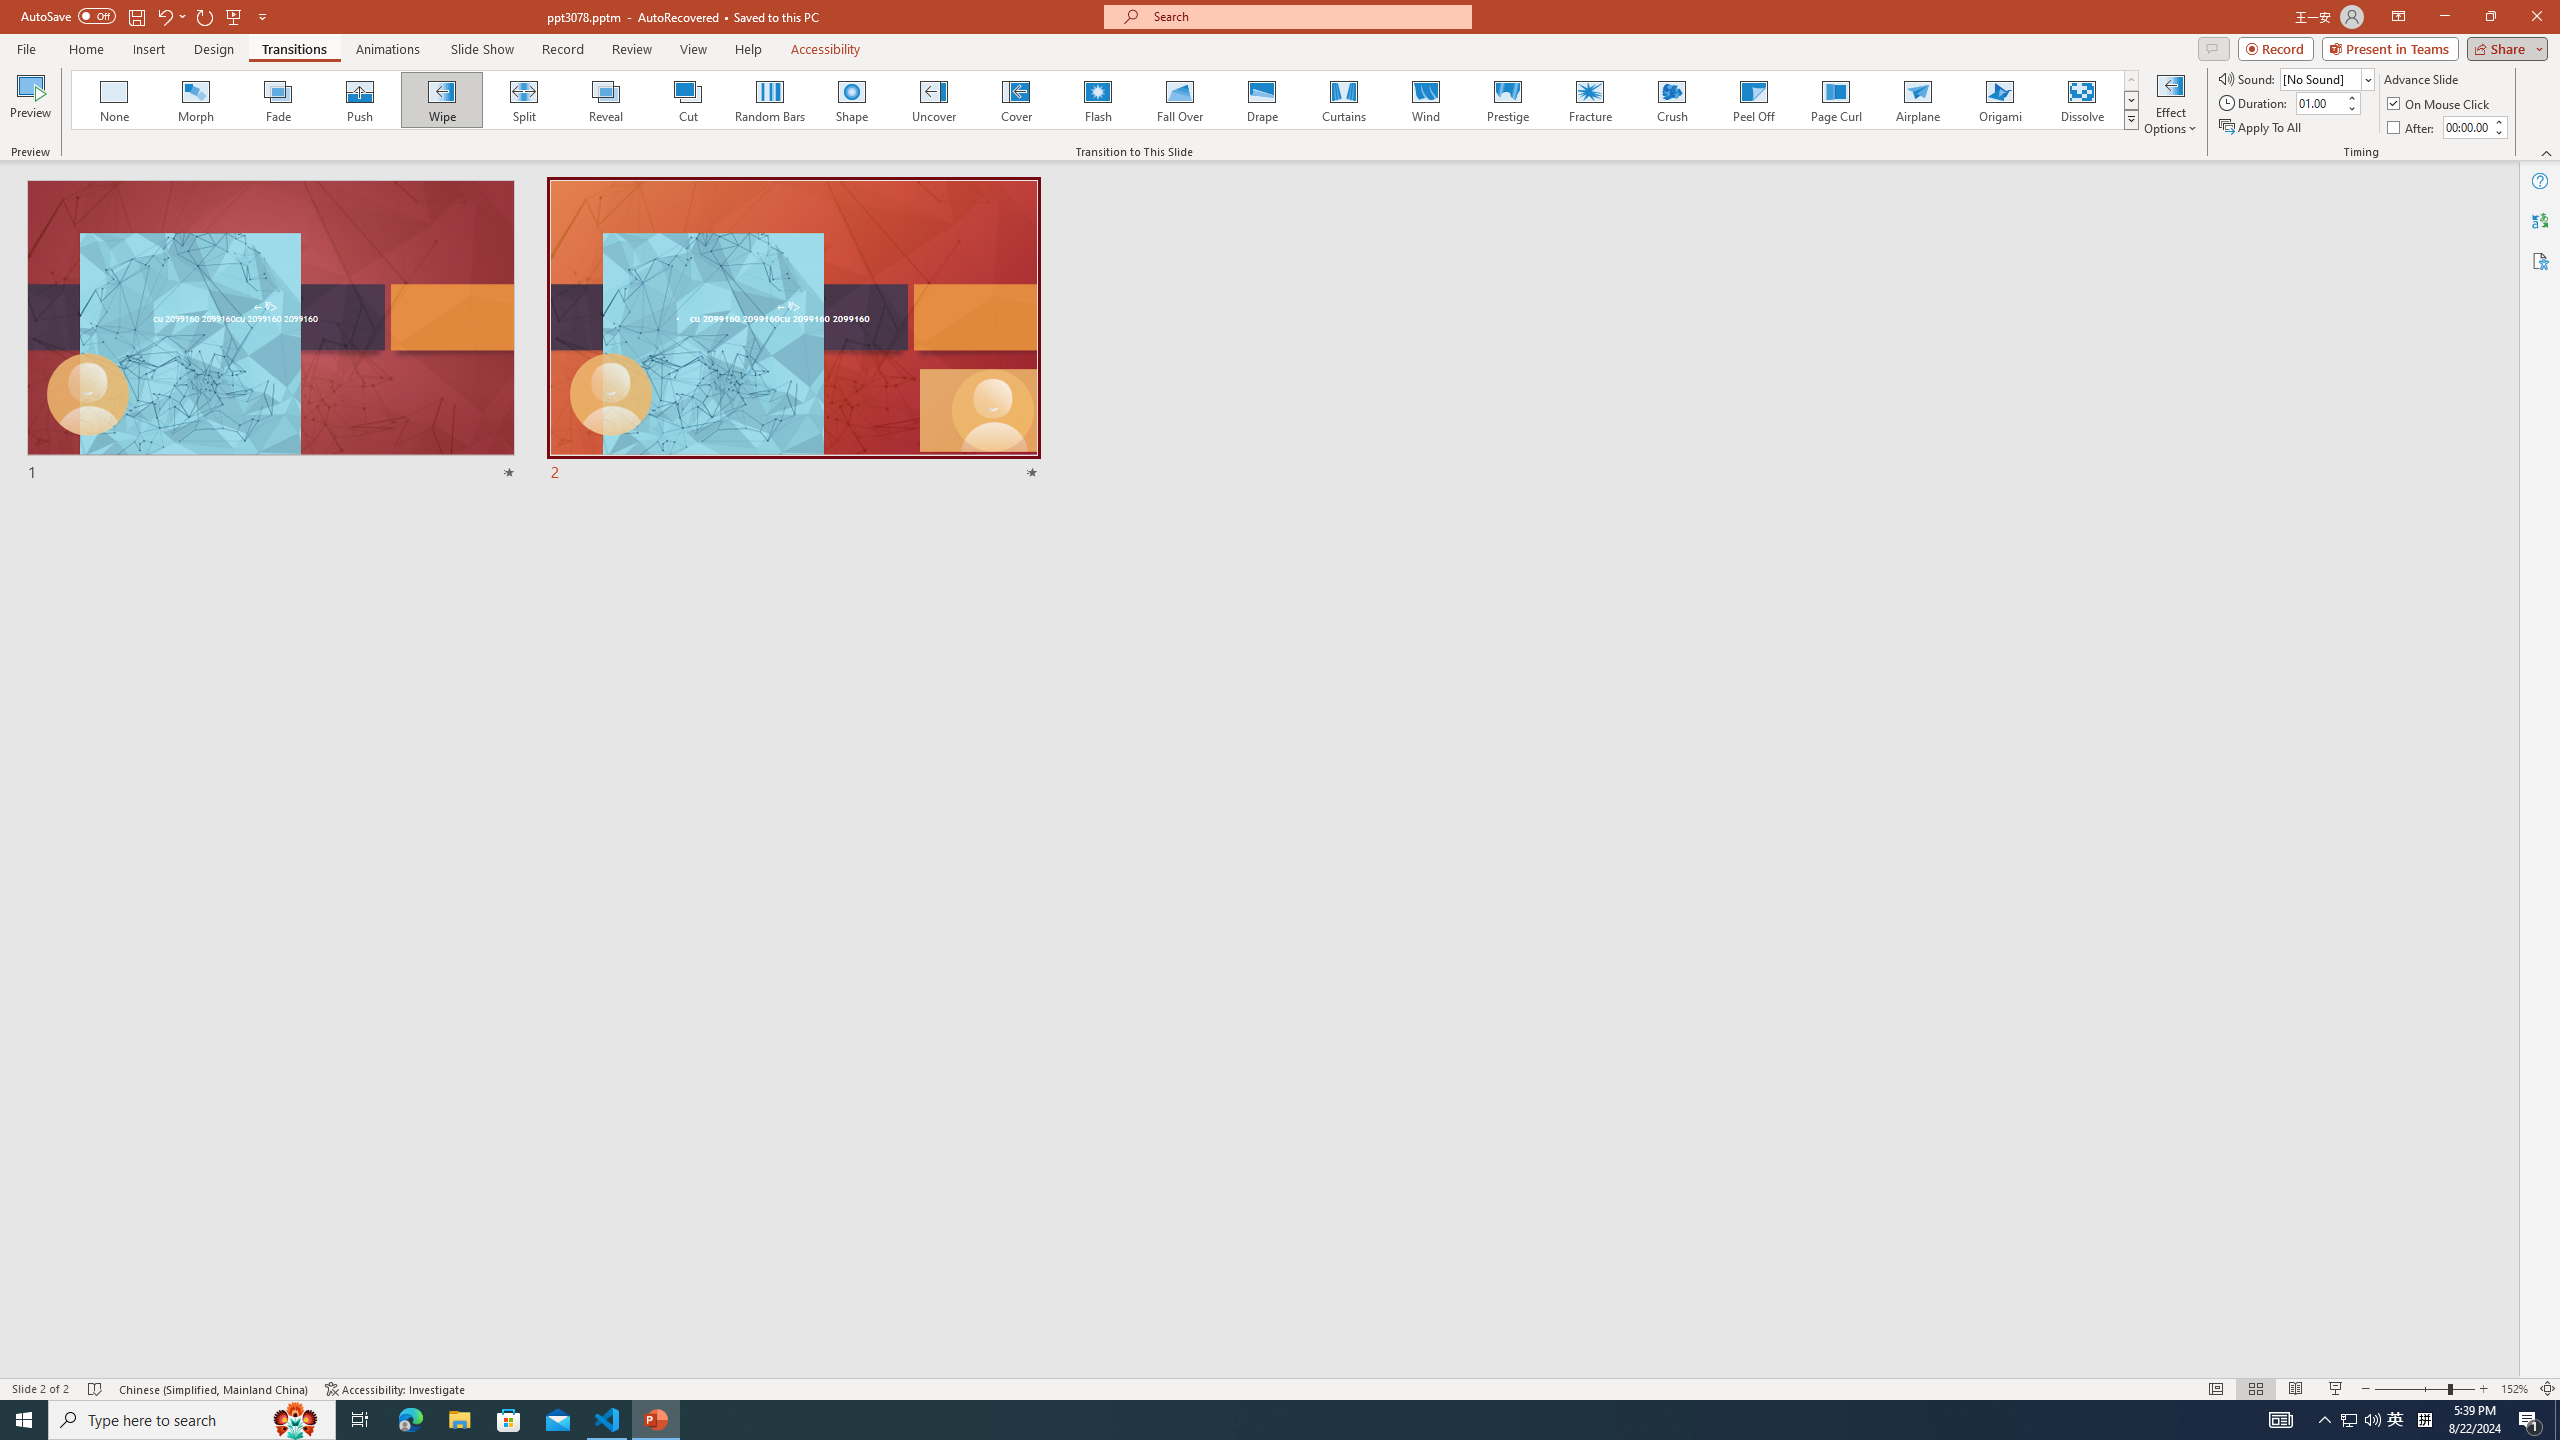  I want to click on 'Origami', so click(1998, 99).